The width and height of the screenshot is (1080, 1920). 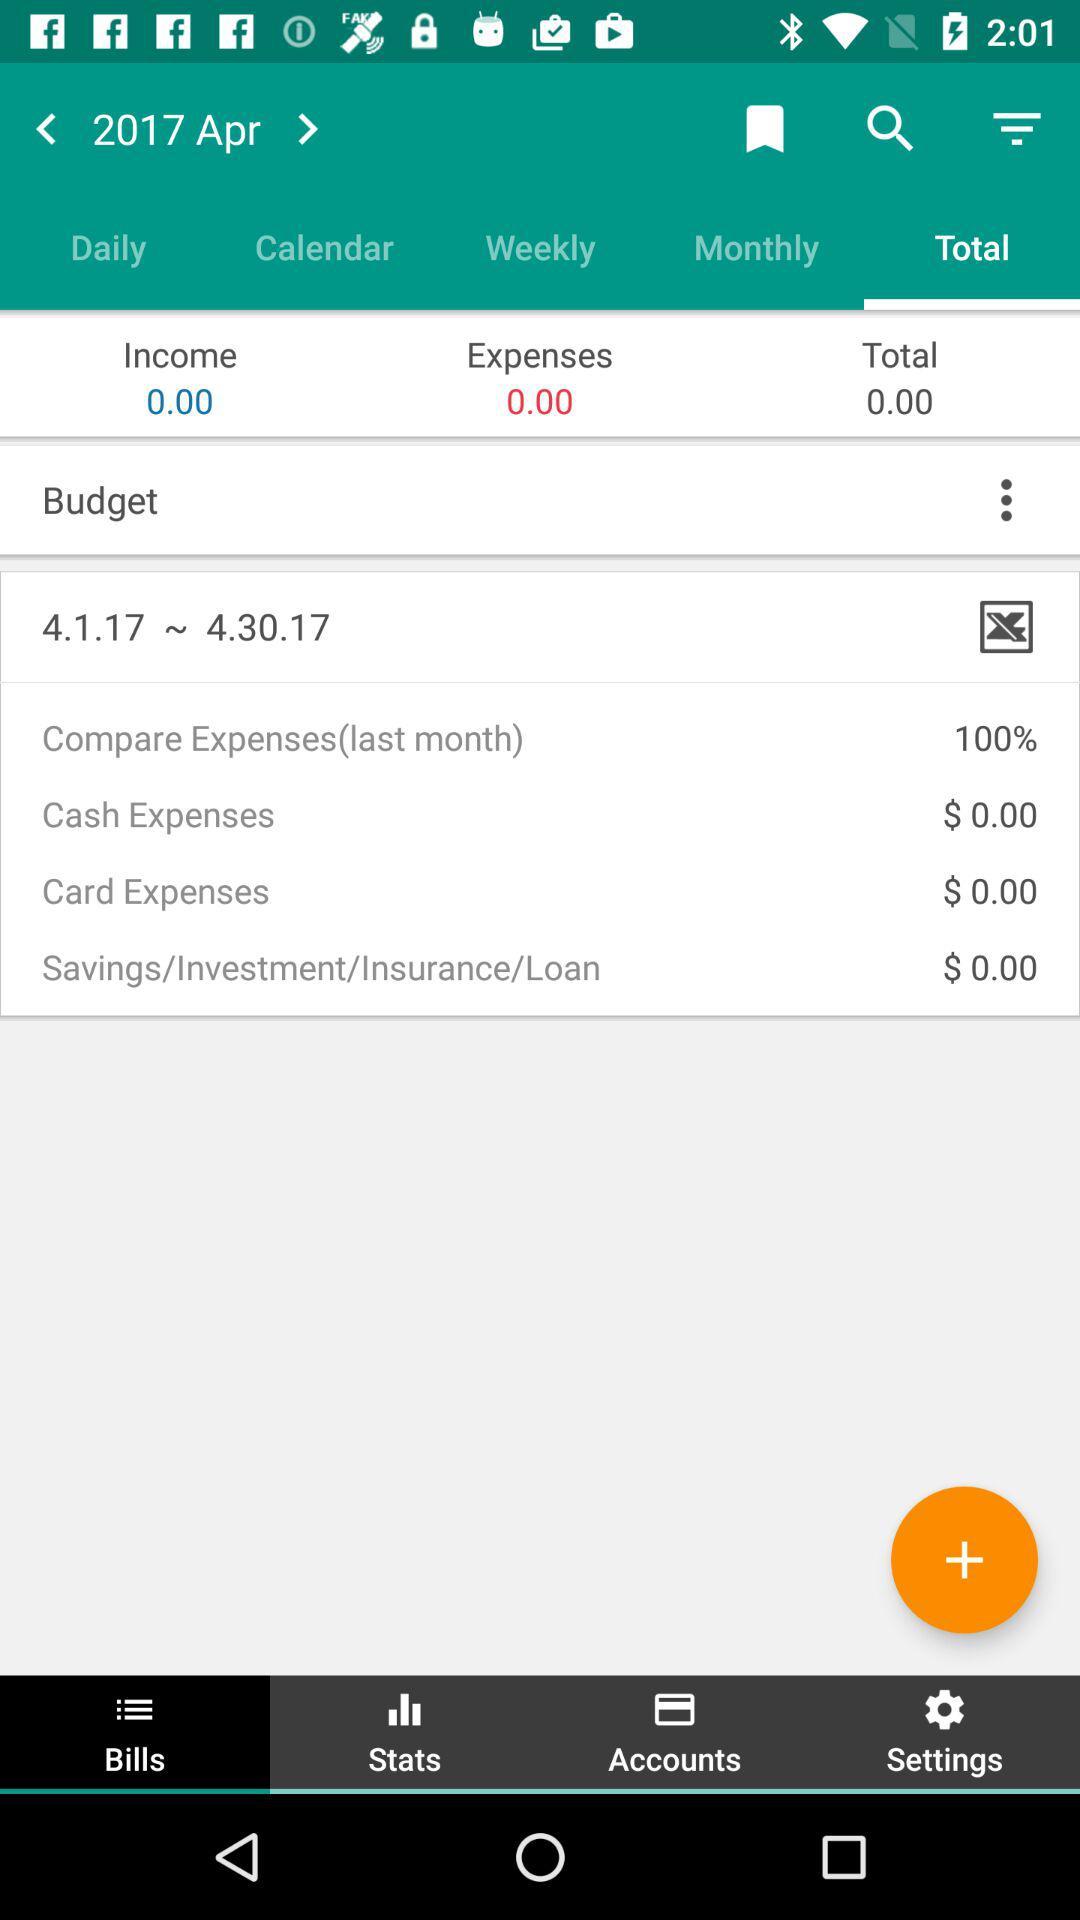 I want to click on the arrow_backward icon, so click(x=45, y=127).